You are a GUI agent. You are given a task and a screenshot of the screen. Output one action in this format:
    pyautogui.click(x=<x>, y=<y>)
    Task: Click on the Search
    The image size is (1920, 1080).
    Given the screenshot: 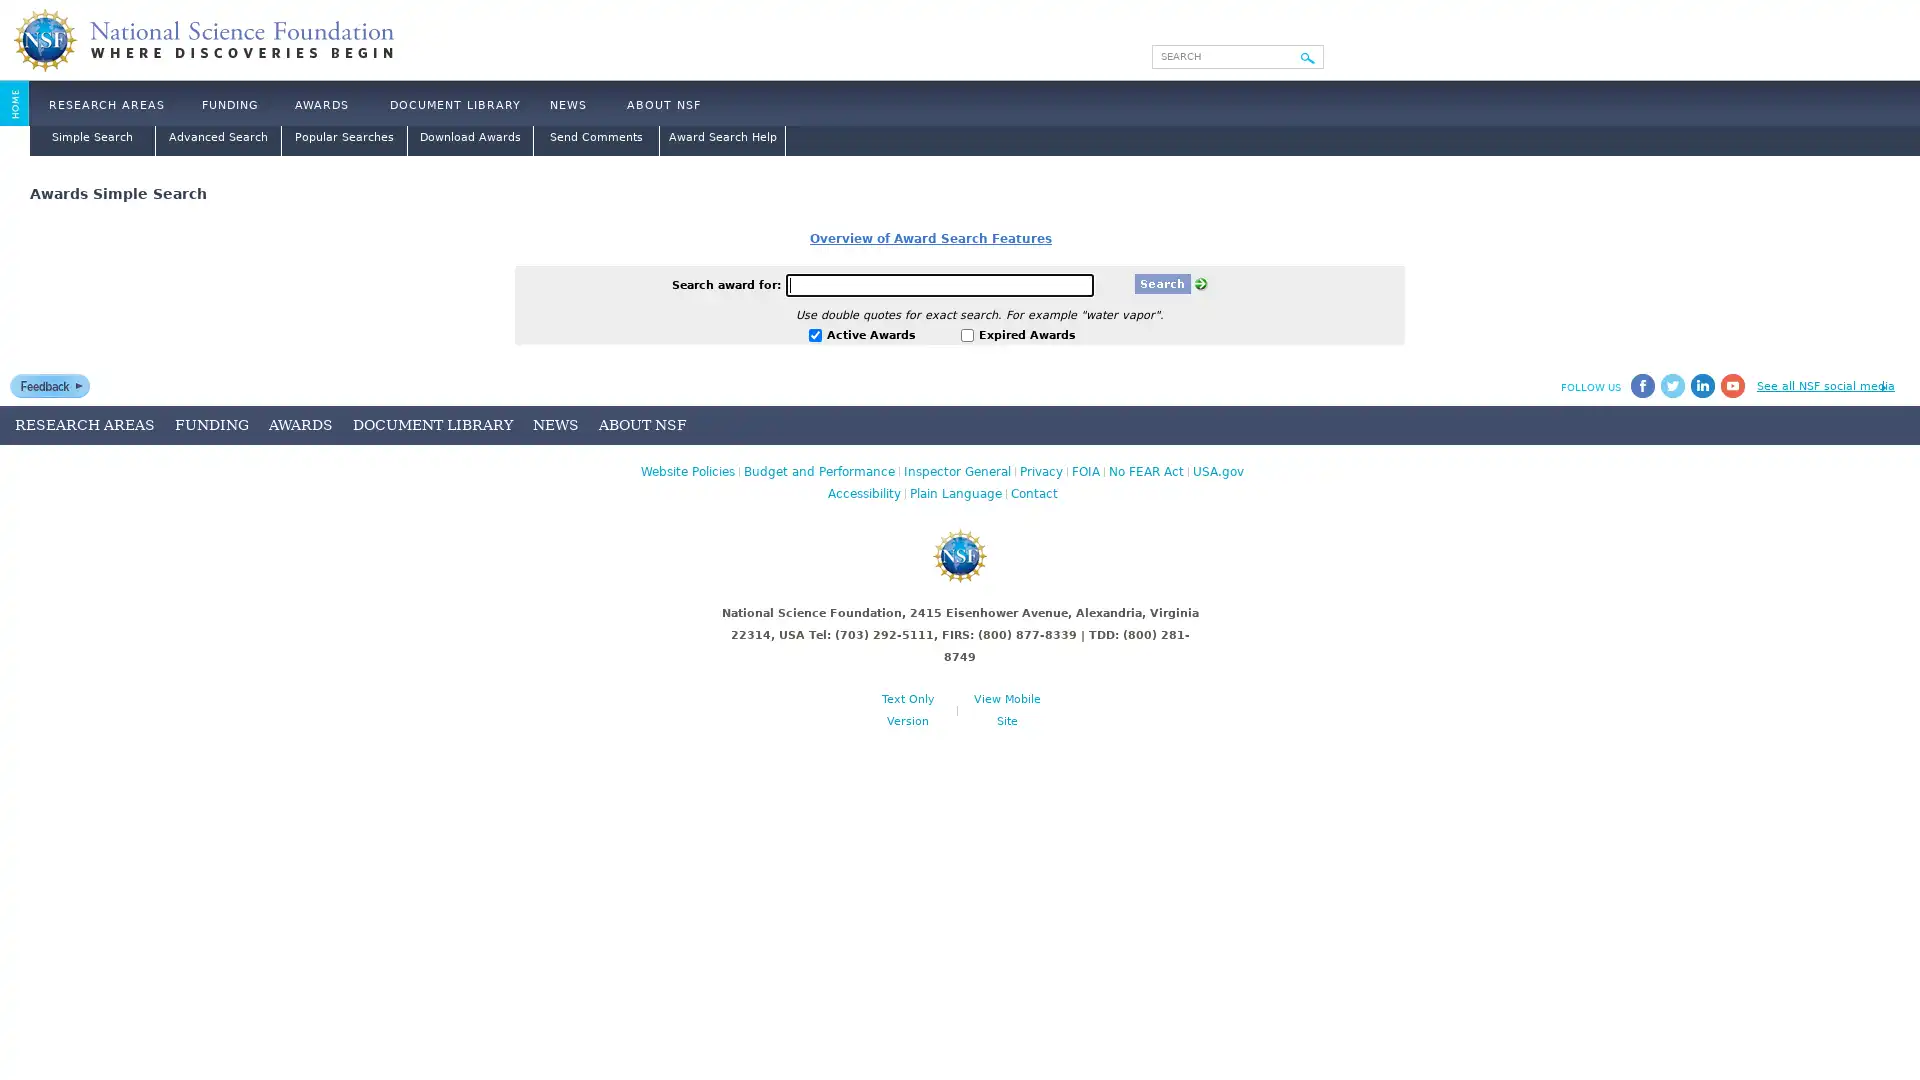 What is the action you would take?
    pyautogui.click(x=1308, y=56)
    